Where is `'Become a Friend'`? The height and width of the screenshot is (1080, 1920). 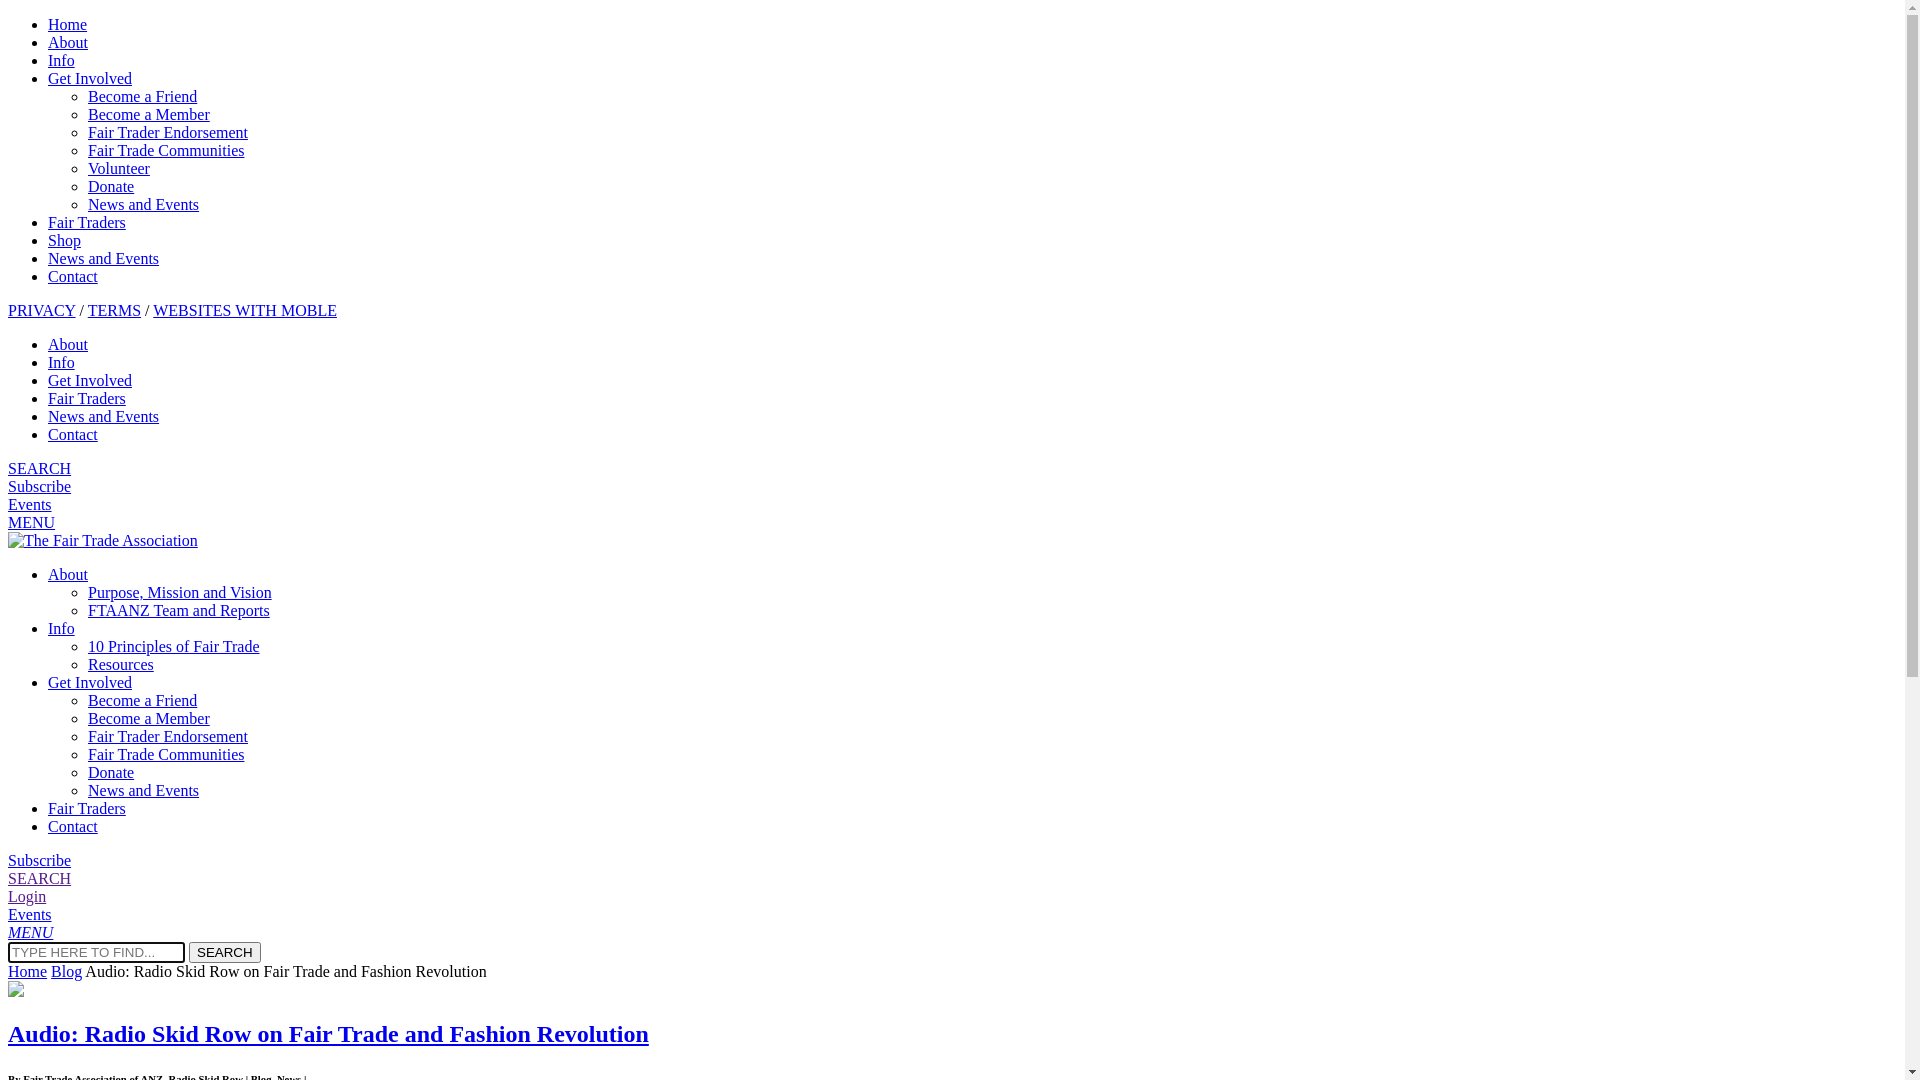
'Become a Friend' is located at coordinates (141, 699).